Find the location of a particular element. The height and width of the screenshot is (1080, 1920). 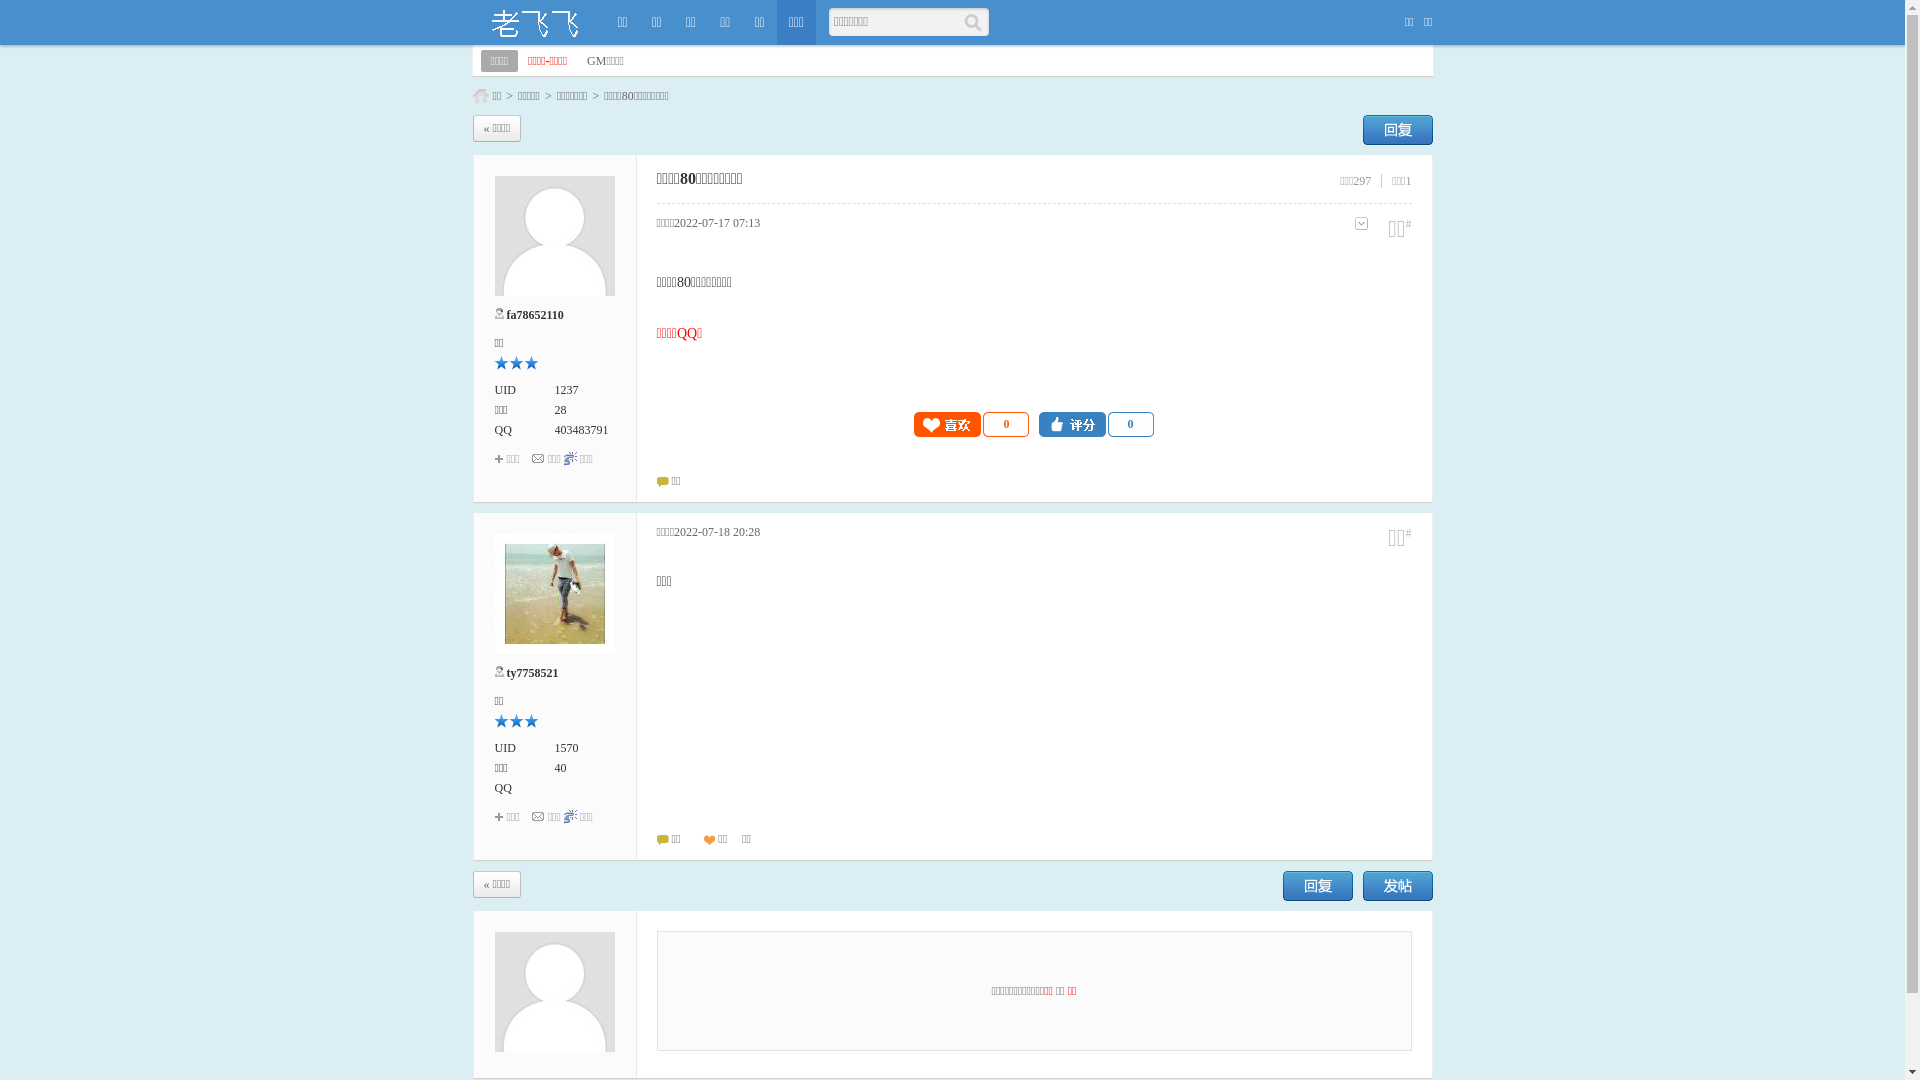

'28' is located at coordinates (553, 408).